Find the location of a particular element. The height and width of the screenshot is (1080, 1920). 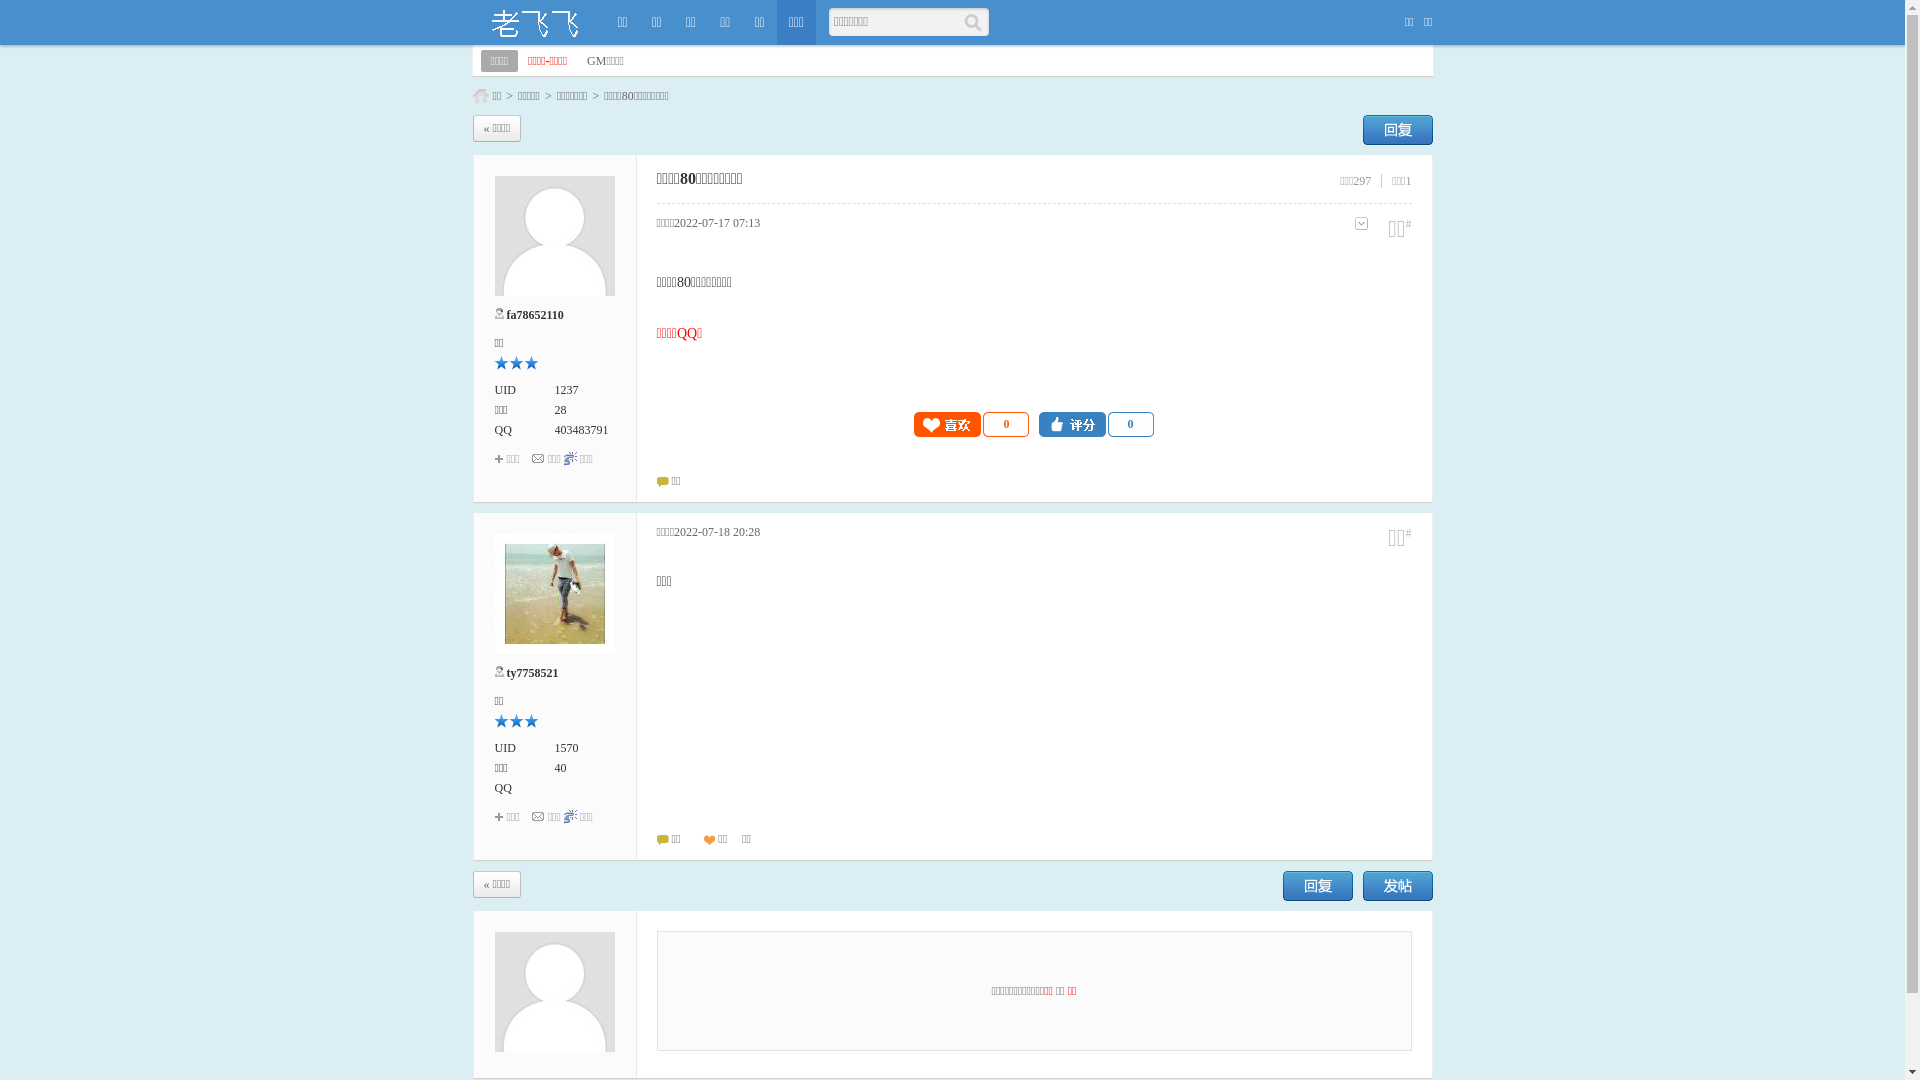

'28' is located at coordinates (553, 408).